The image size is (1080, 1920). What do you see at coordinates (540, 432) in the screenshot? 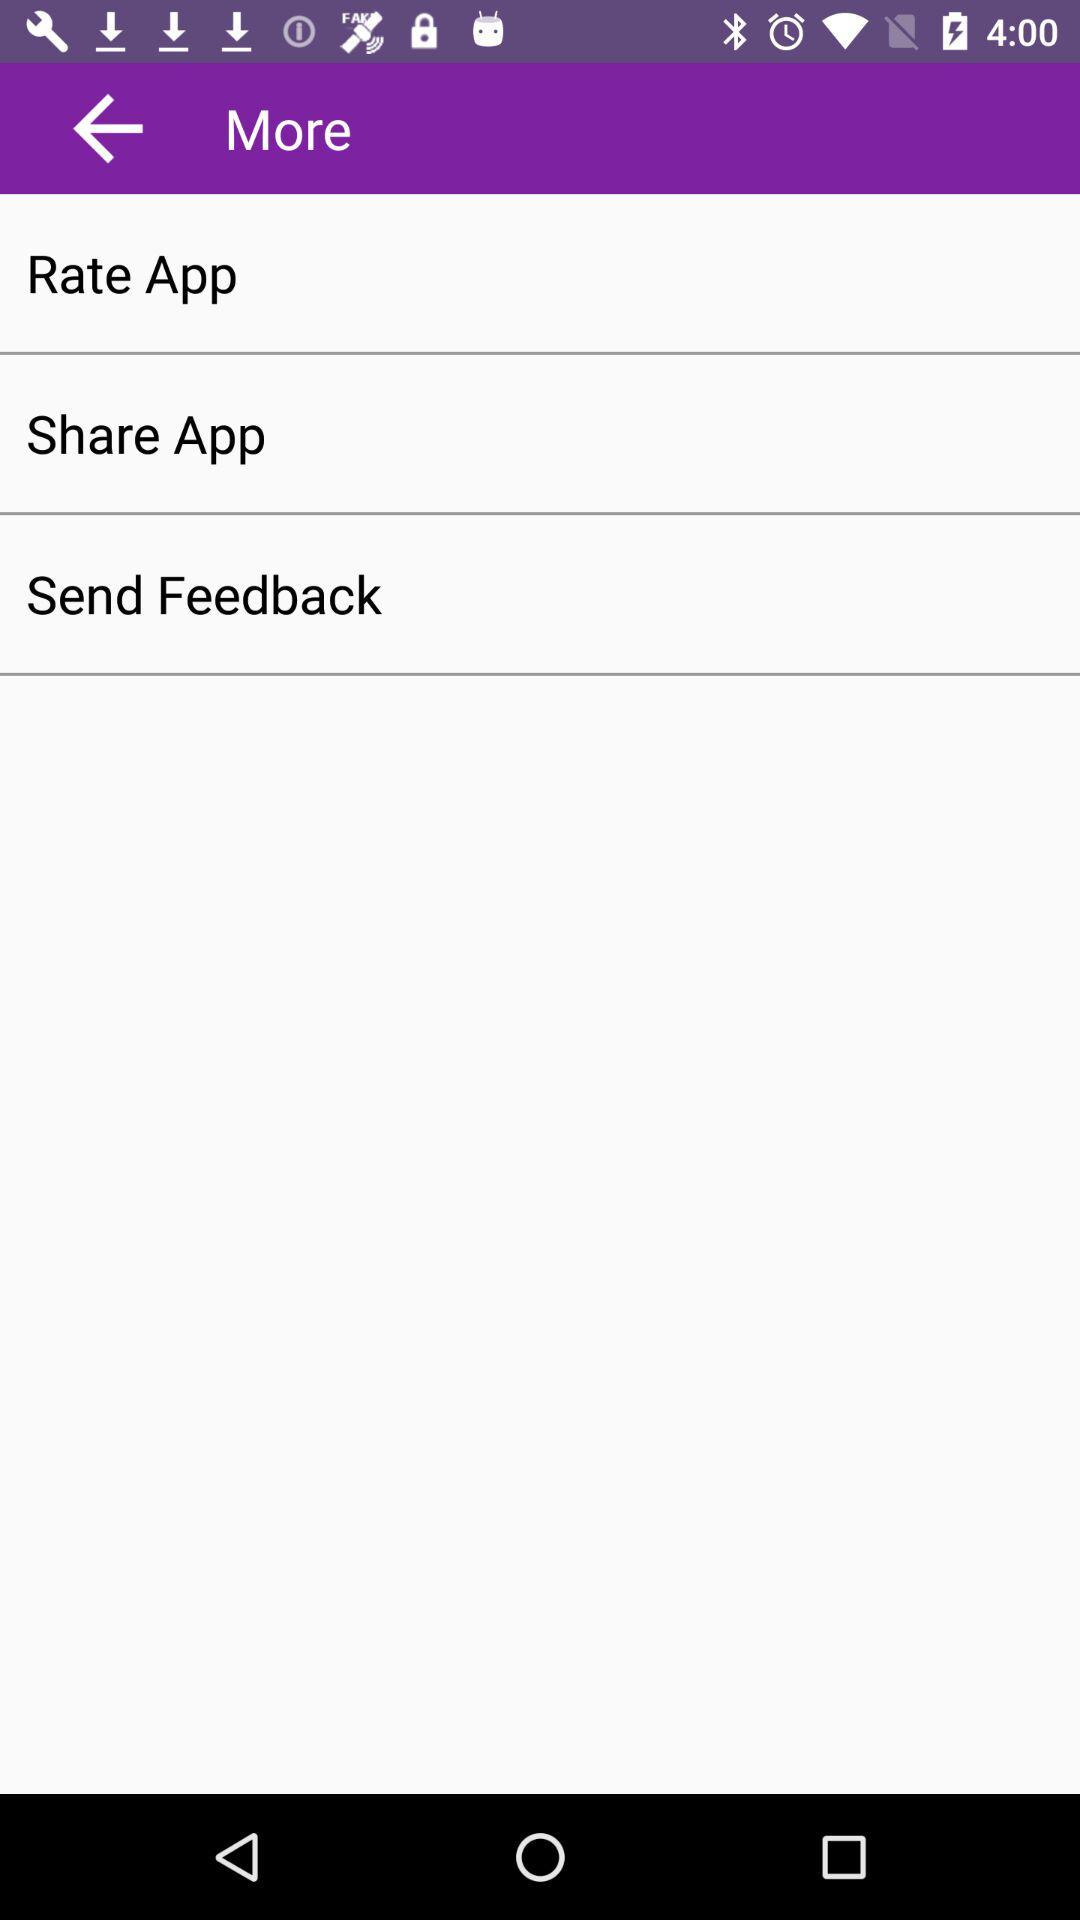
I see `share app` at bounding box center [540, 432].